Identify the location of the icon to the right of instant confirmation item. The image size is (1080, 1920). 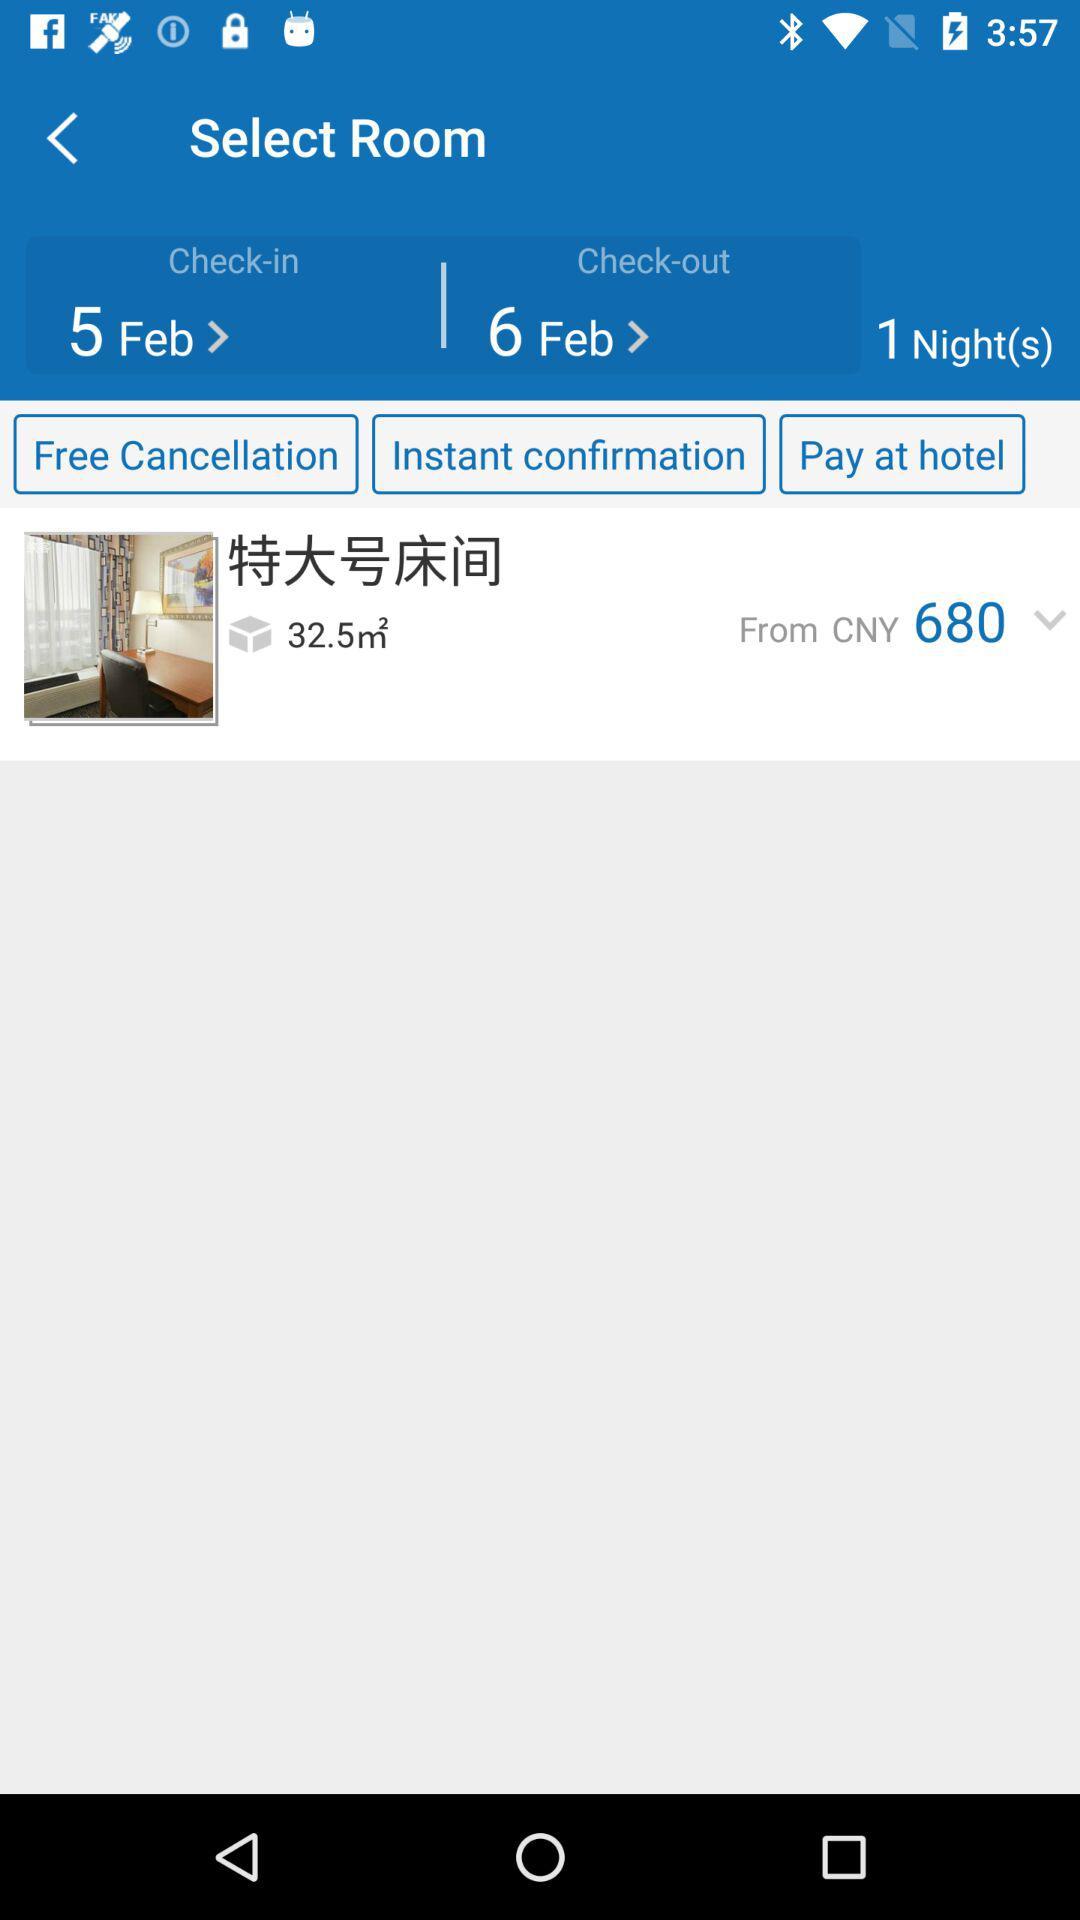
(902, 453).